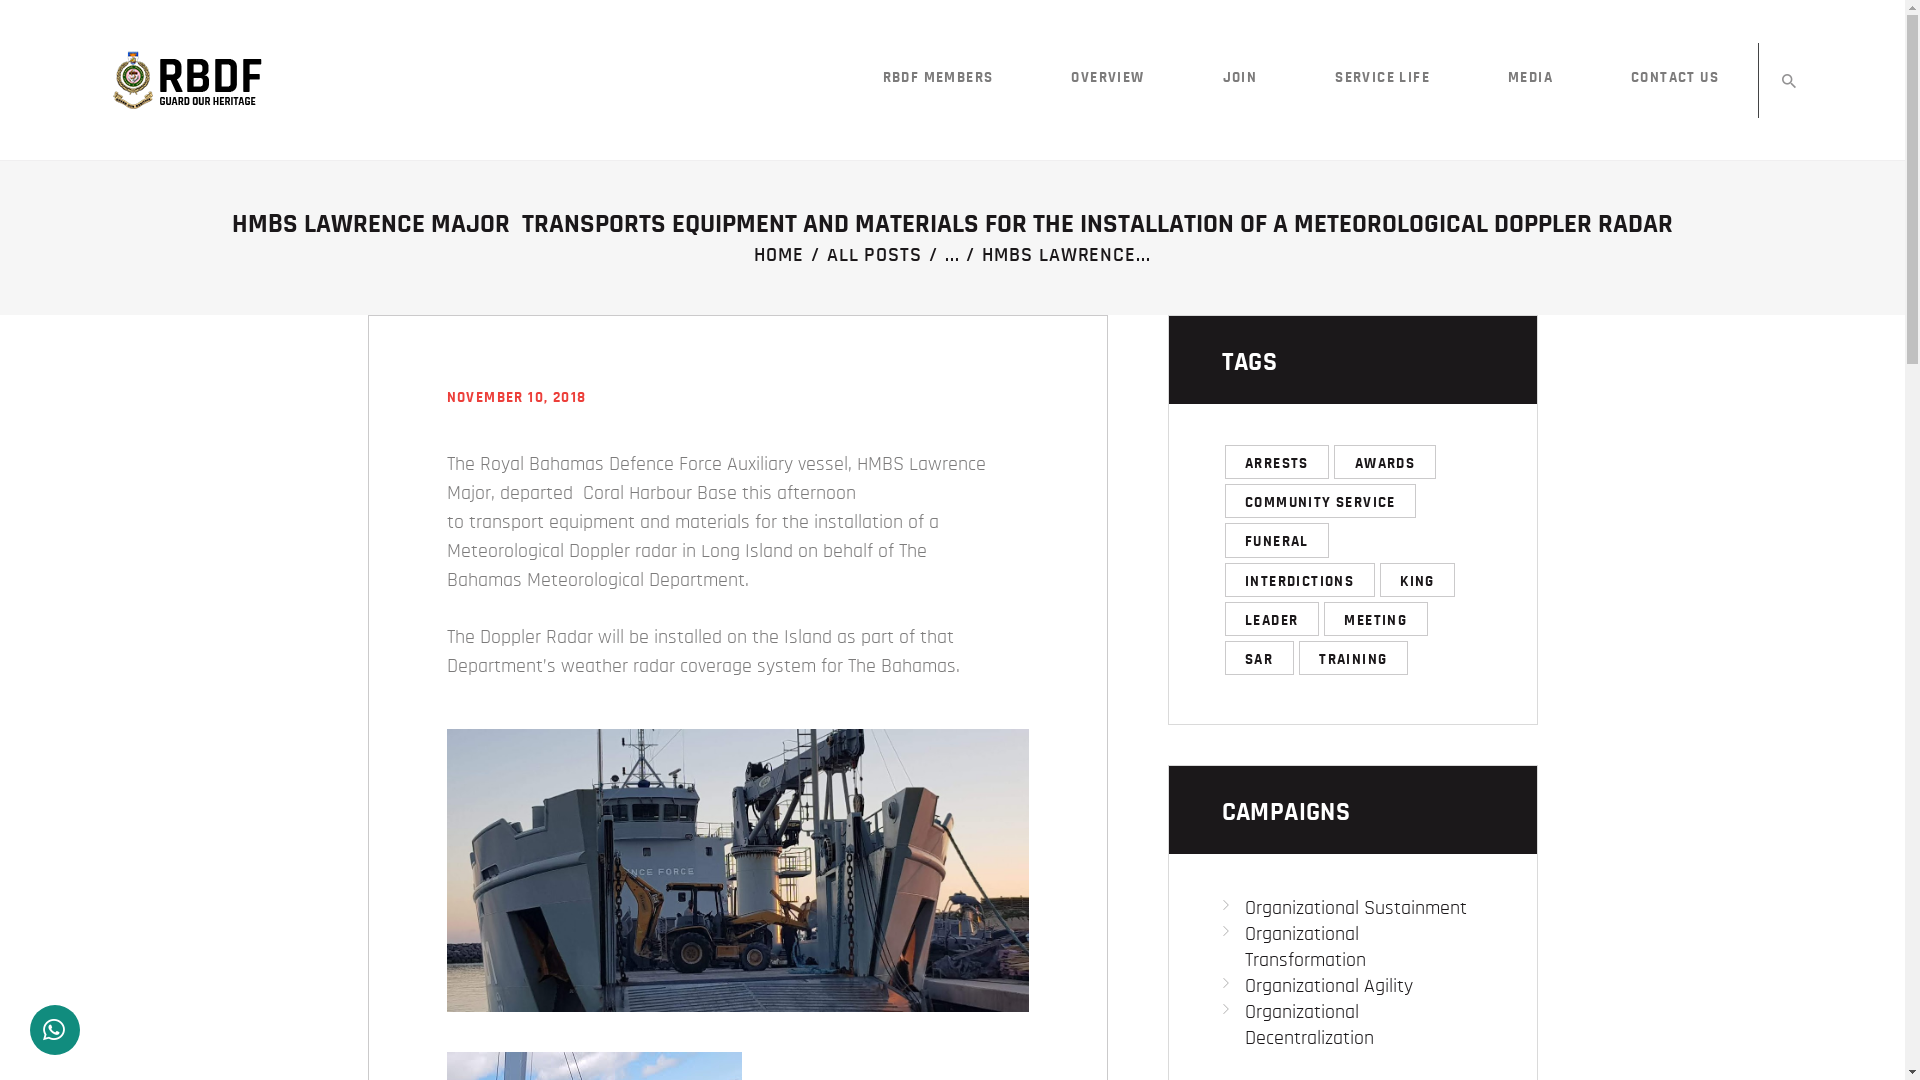 The height and width of the screenshot is (1080, 1920). I want to click on 'ARRESTS', so click(1275, 462).